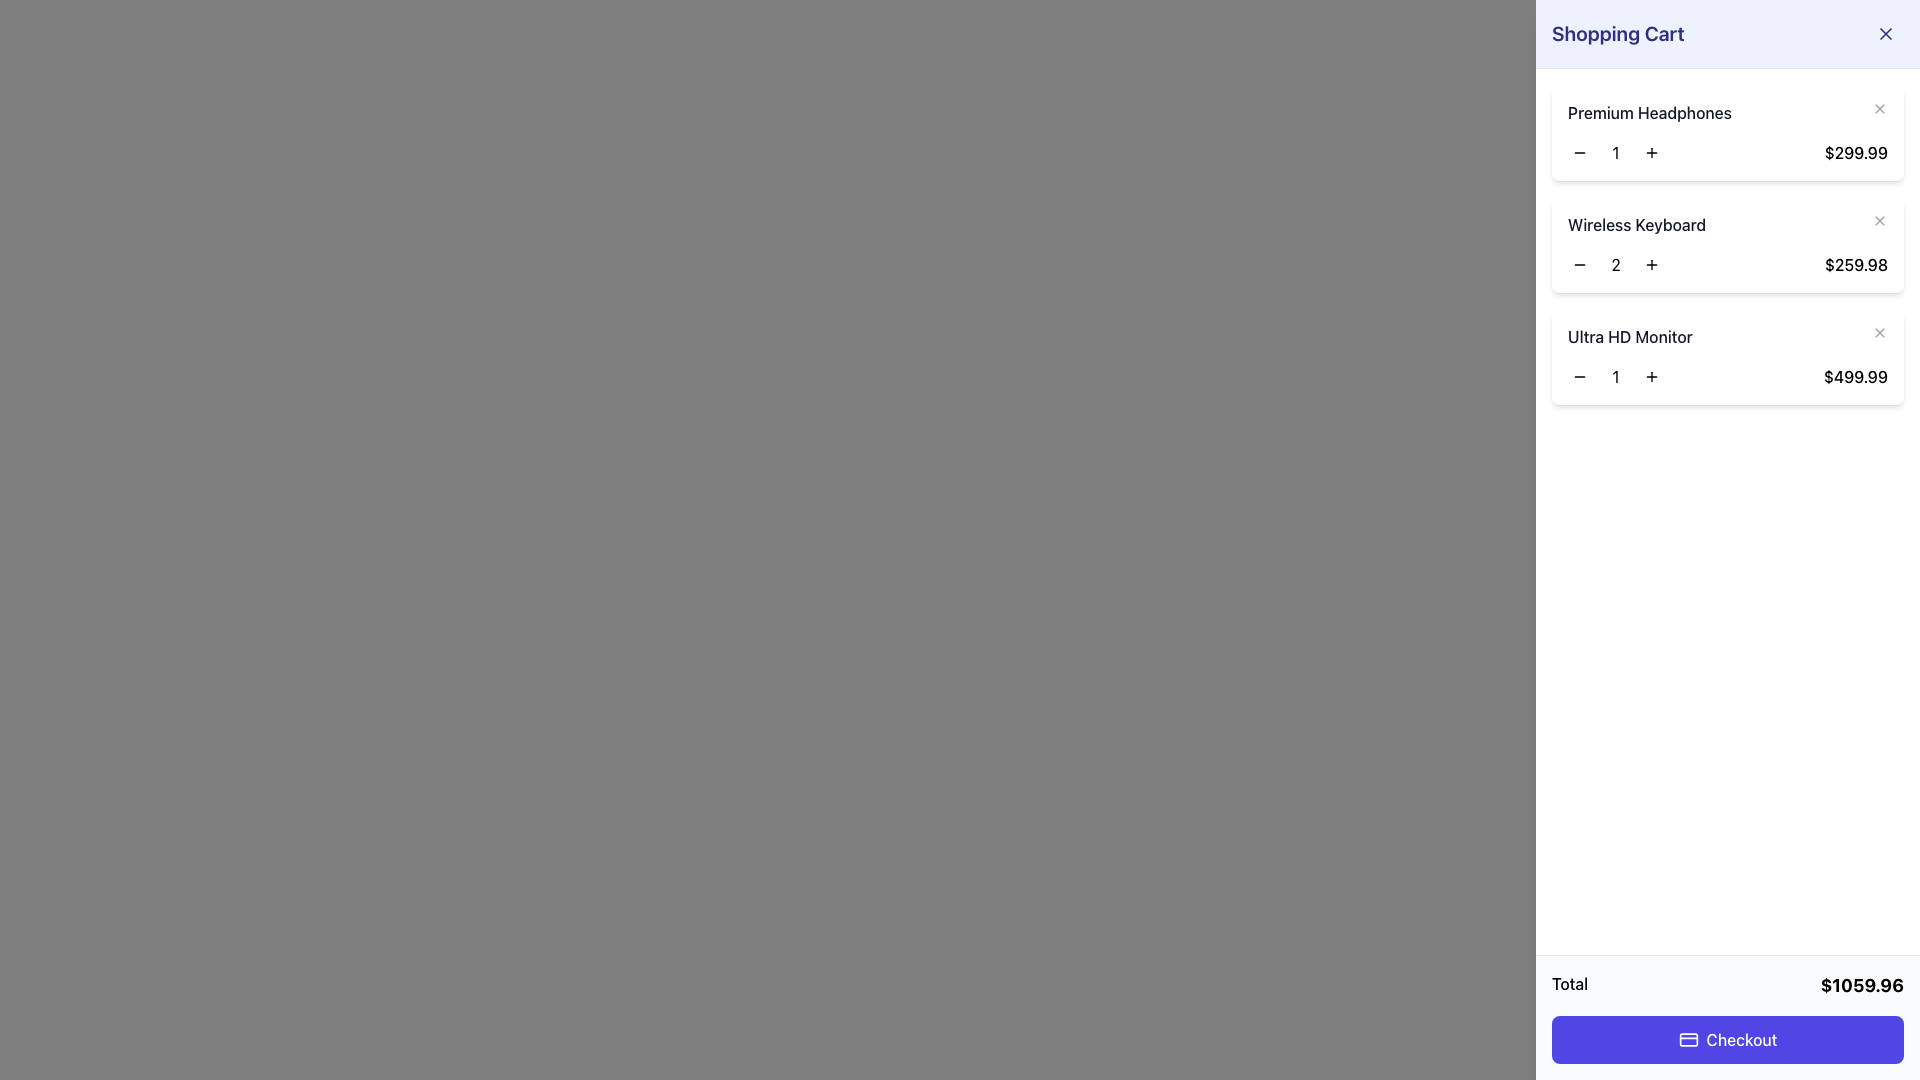 The image size is (1920, 1080). What do you see at coordinates (1578, 377) in the screenshot?
I see `the leftmost button that decreases the quantity of the 'Ultra HD Monitor' item in the shopping cart` at bounding box center [1578, 377].